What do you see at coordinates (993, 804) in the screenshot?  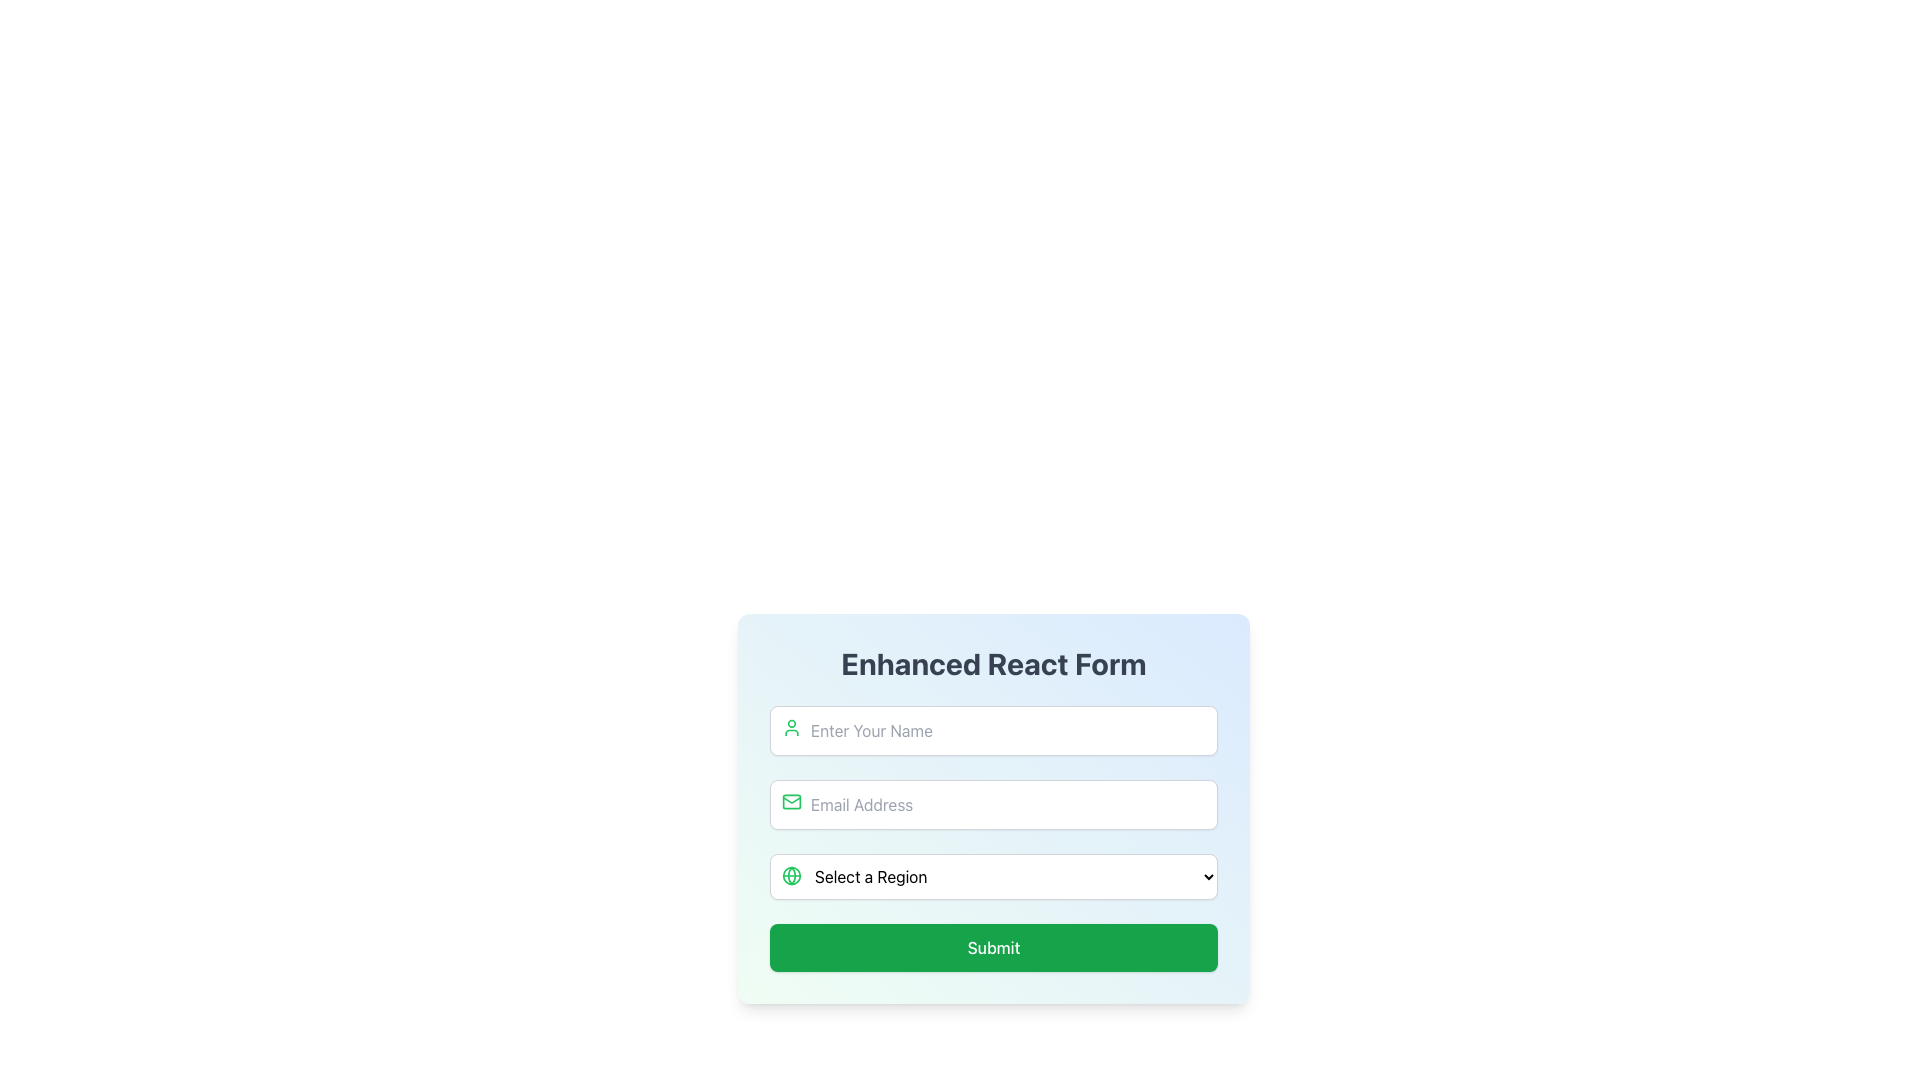 I see `the email input field, which is the second input in the vertical form layout` at bounding box center [993, 804].